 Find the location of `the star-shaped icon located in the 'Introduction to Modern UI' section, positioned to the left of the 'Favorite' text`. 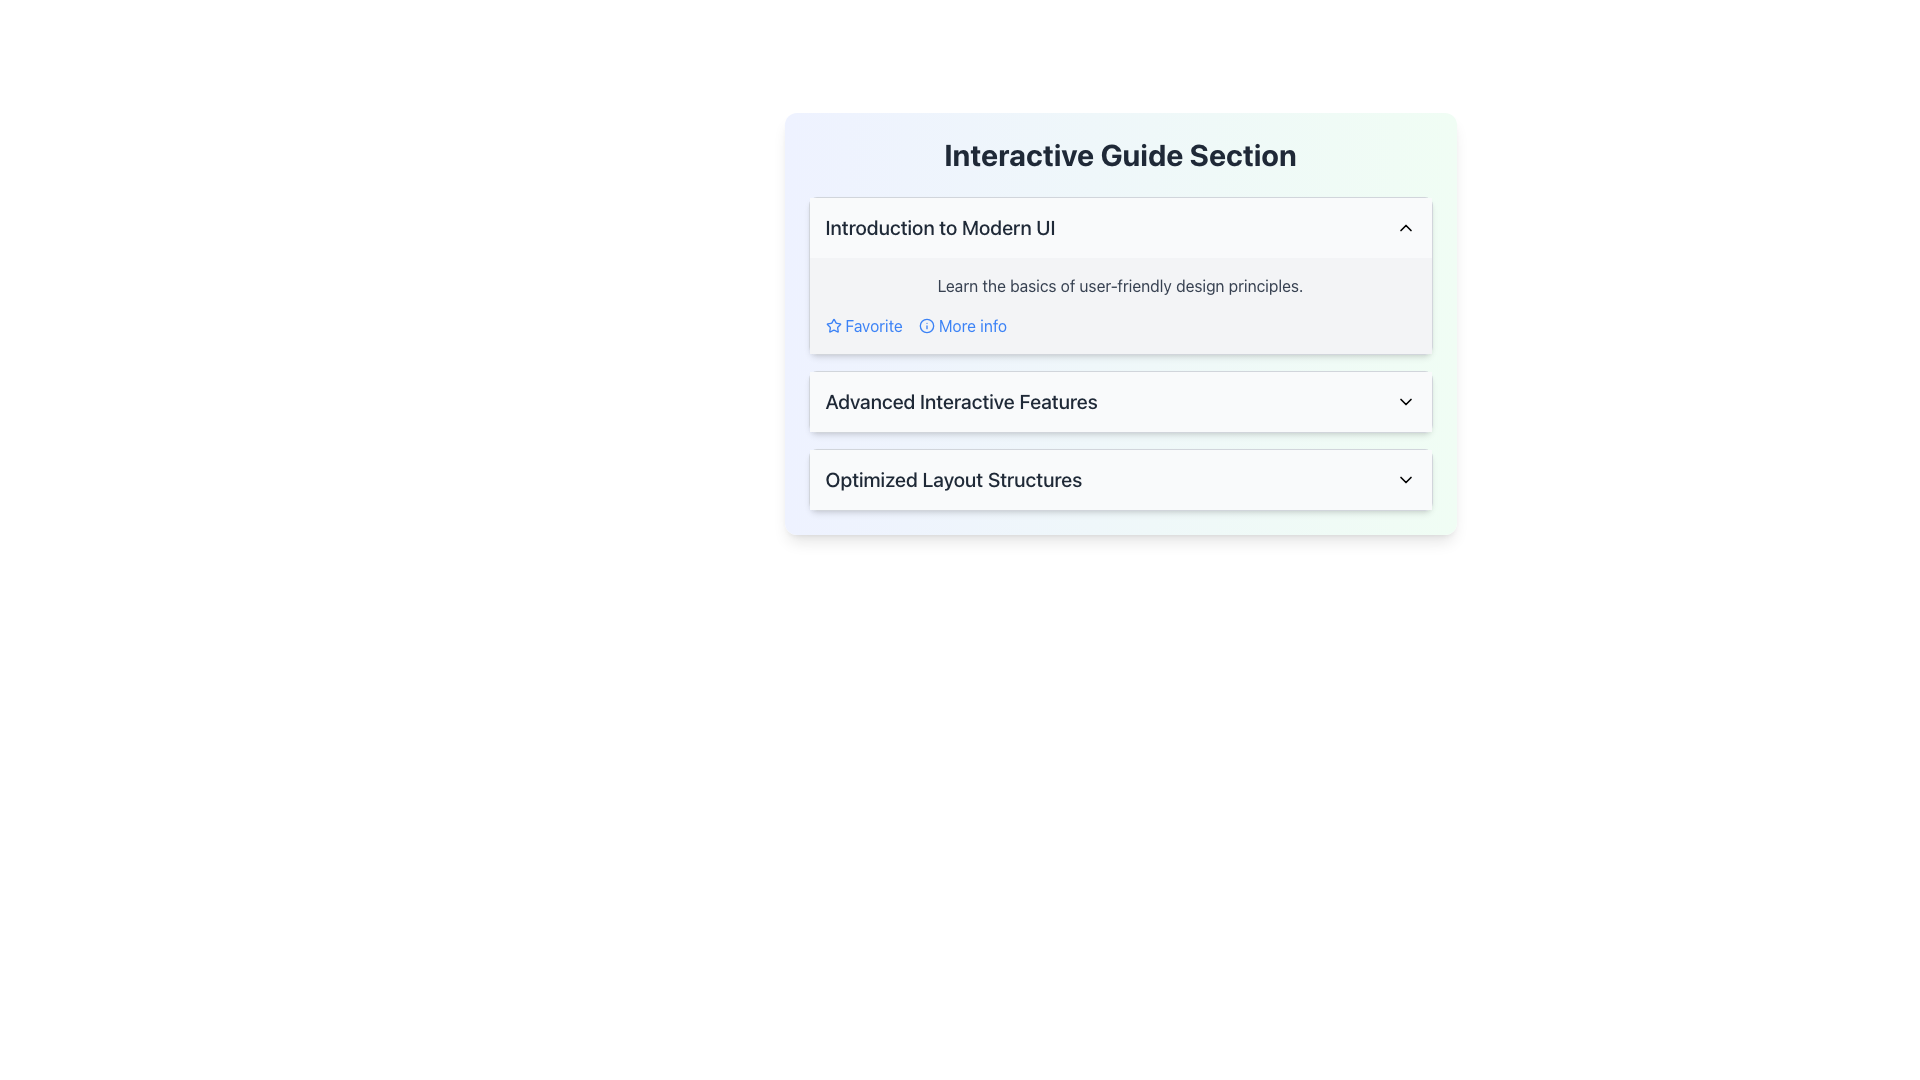

the star-shaped icon located in the 'Introduction to Modern UI' section, positioned to the left of the 'Favorite' text is located at coordinates (833, 324).